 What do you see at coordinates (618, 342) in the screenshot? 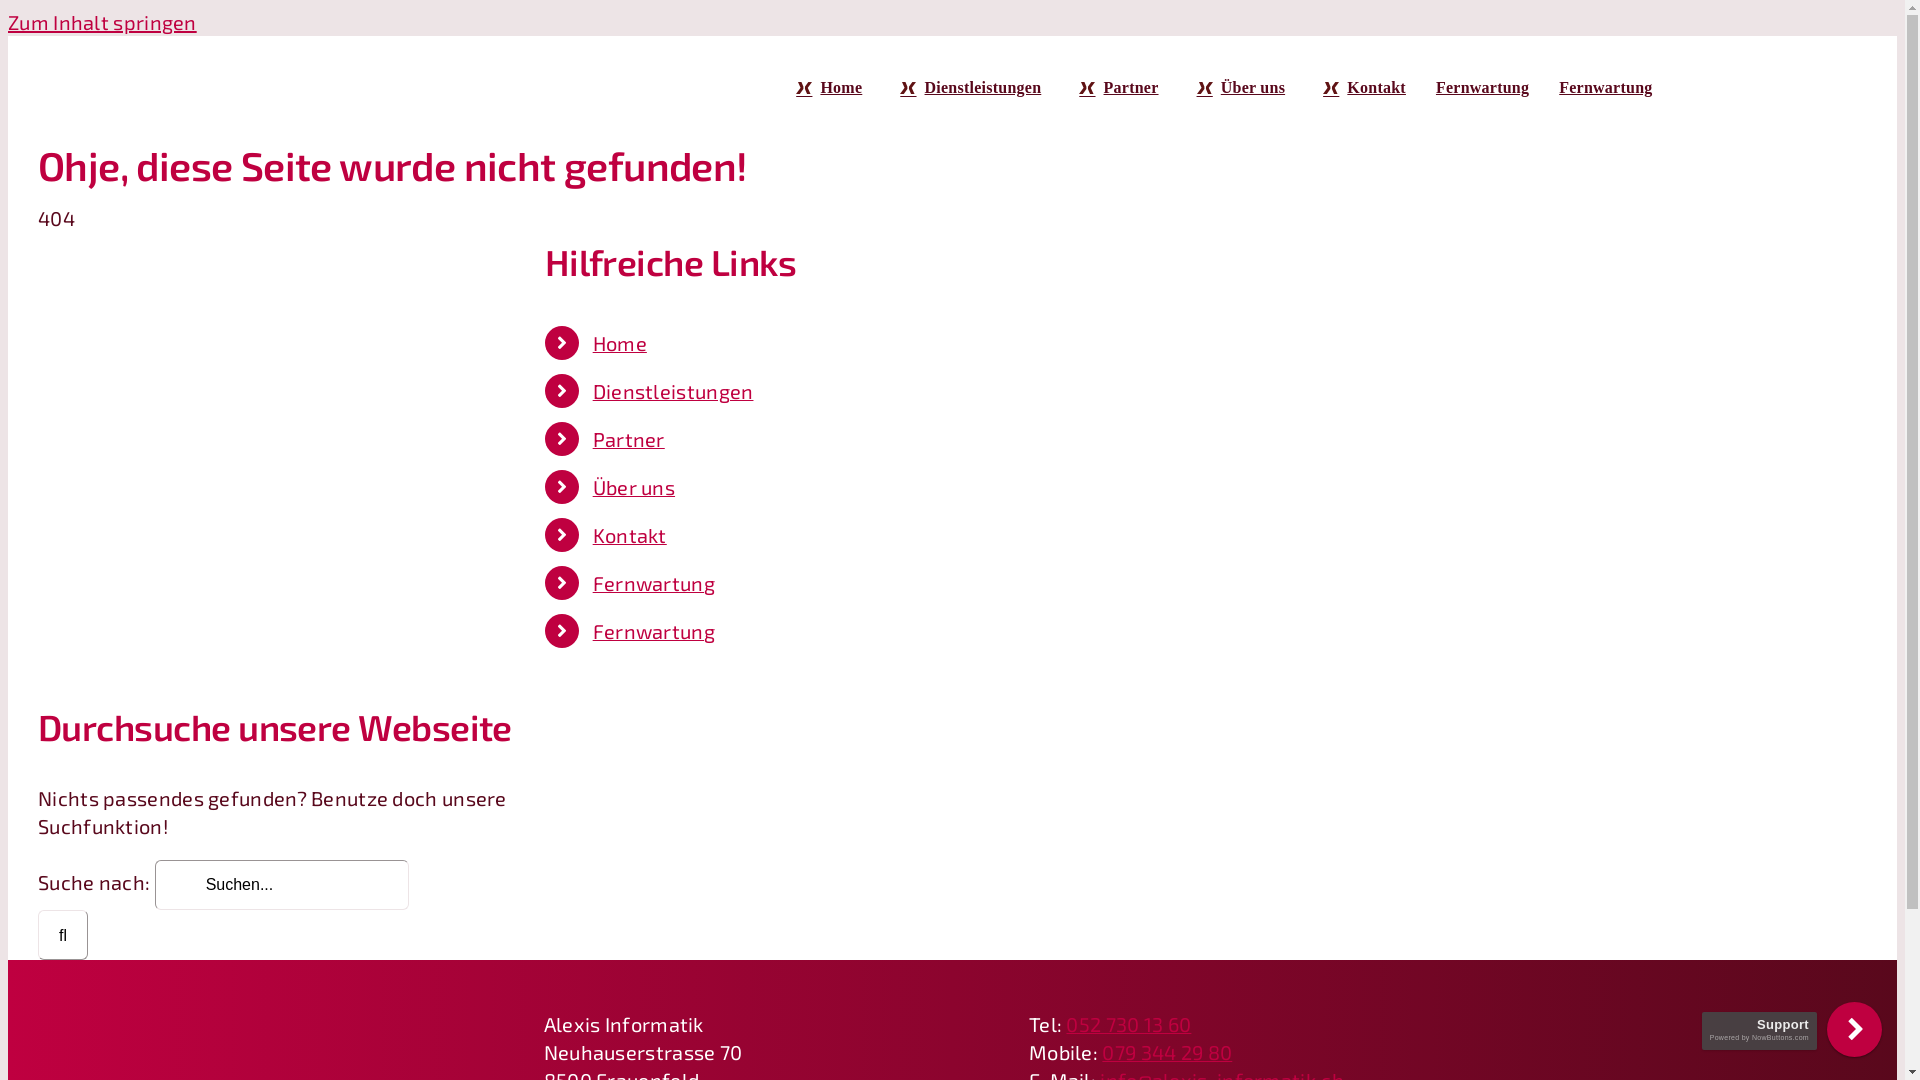
I see `'Home'` at bounding box center [618, 342].